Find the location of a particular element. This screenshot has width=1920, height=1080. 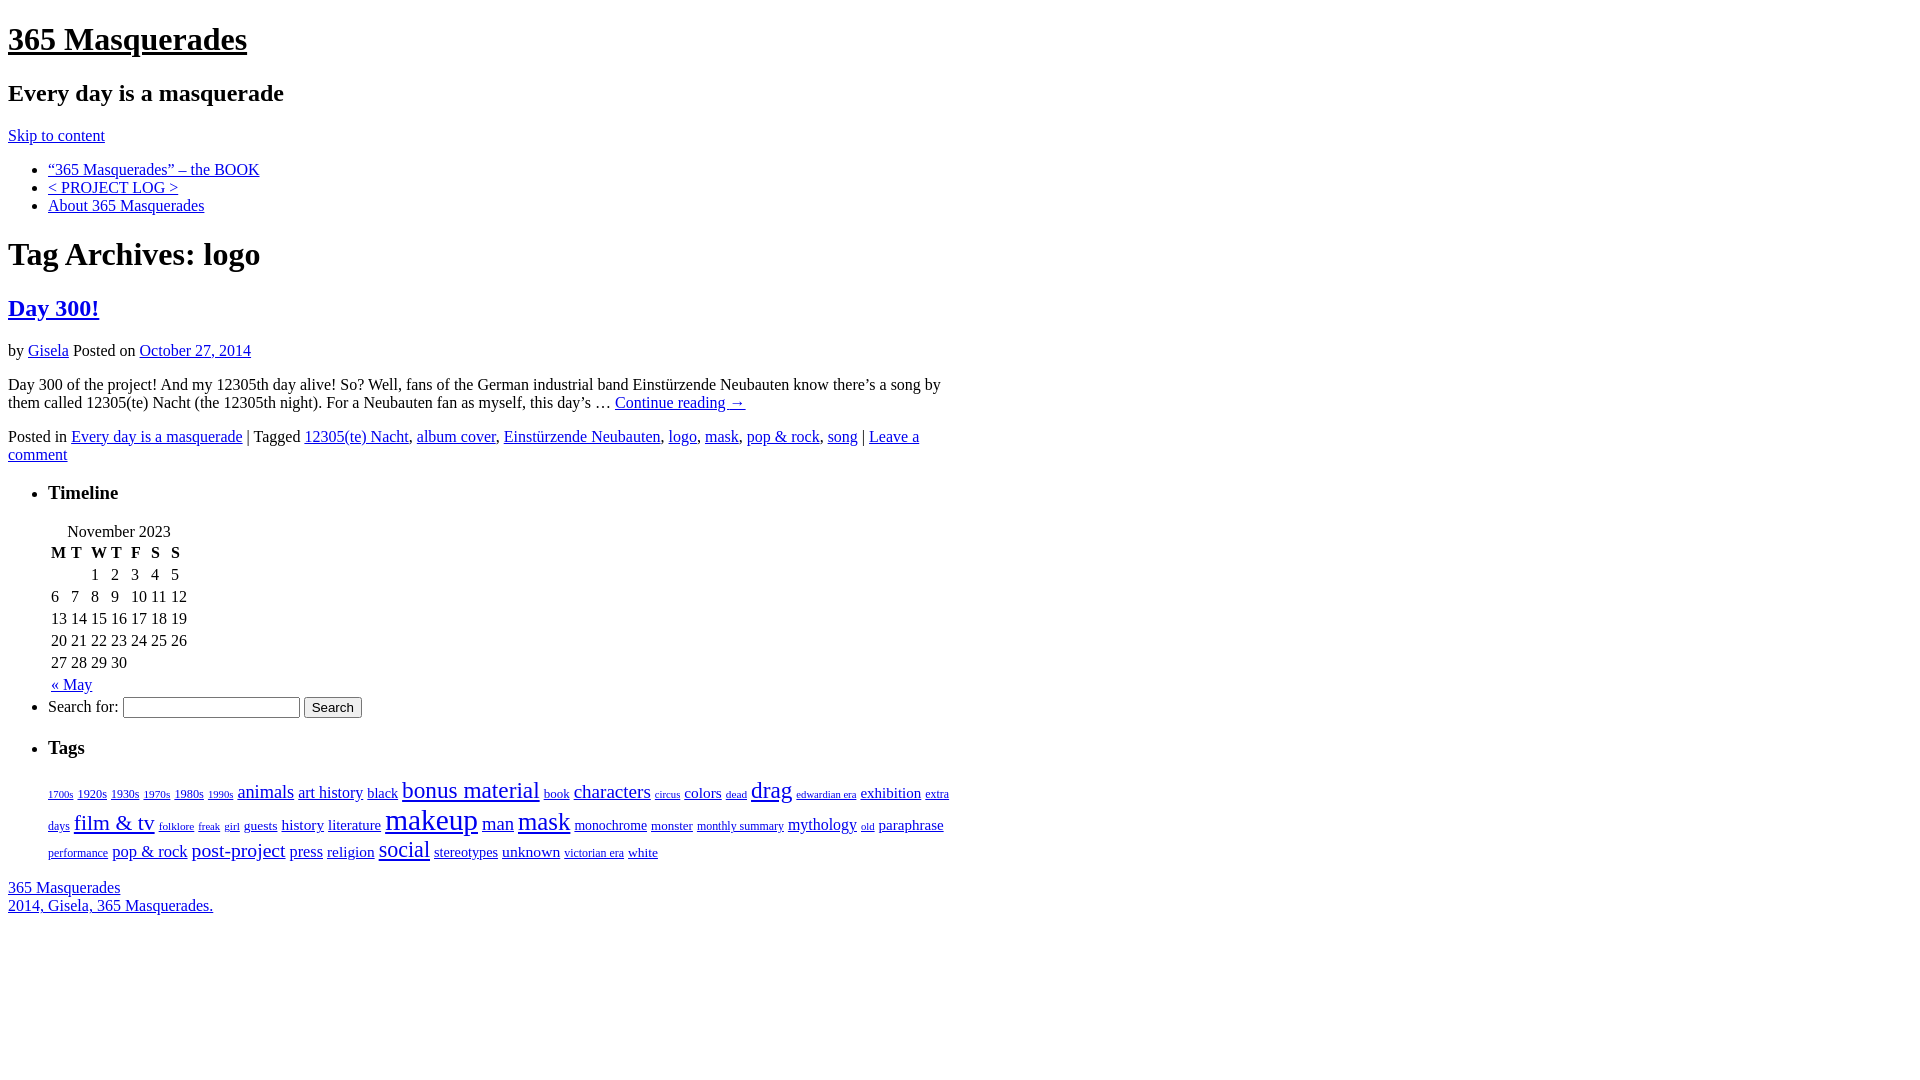

'animals' is located at coordinates (264, 790).